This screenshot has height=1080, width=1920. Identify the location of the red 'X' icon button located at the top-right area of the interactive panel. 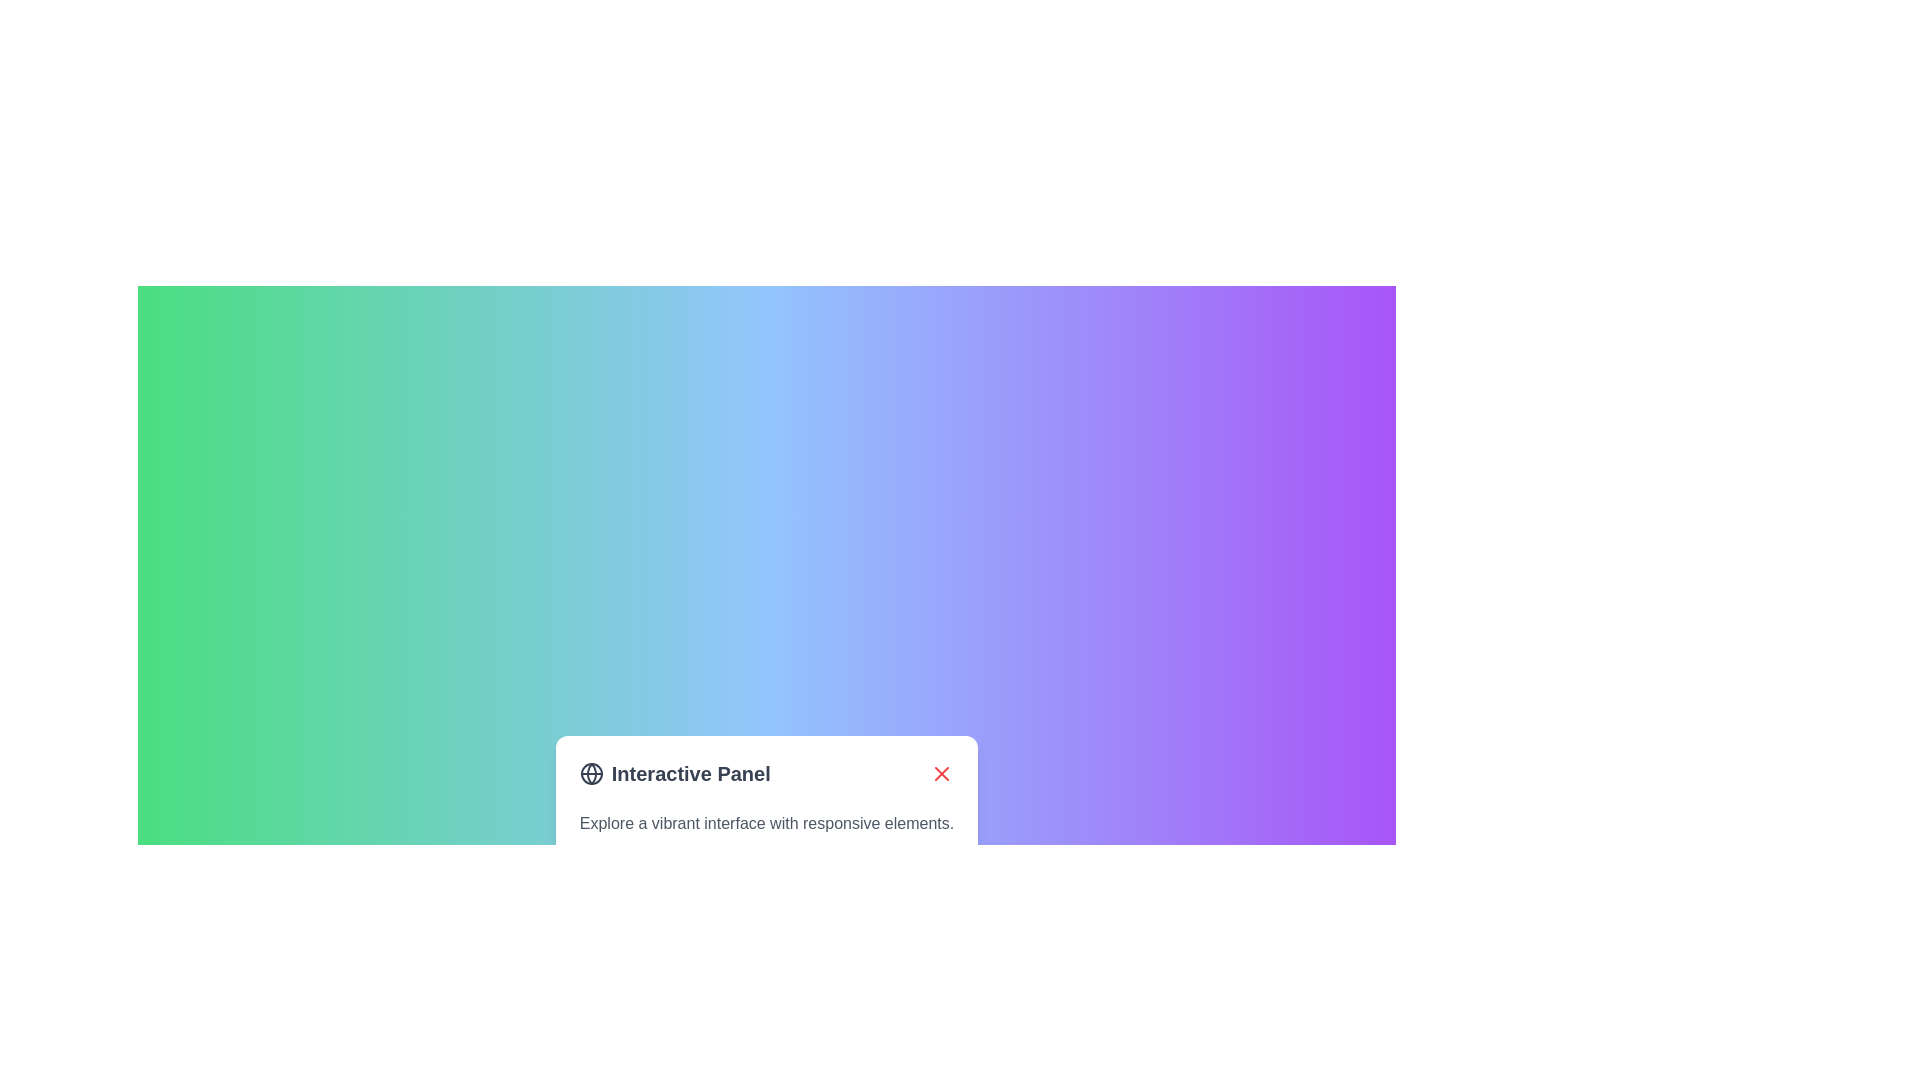
(941, 773).